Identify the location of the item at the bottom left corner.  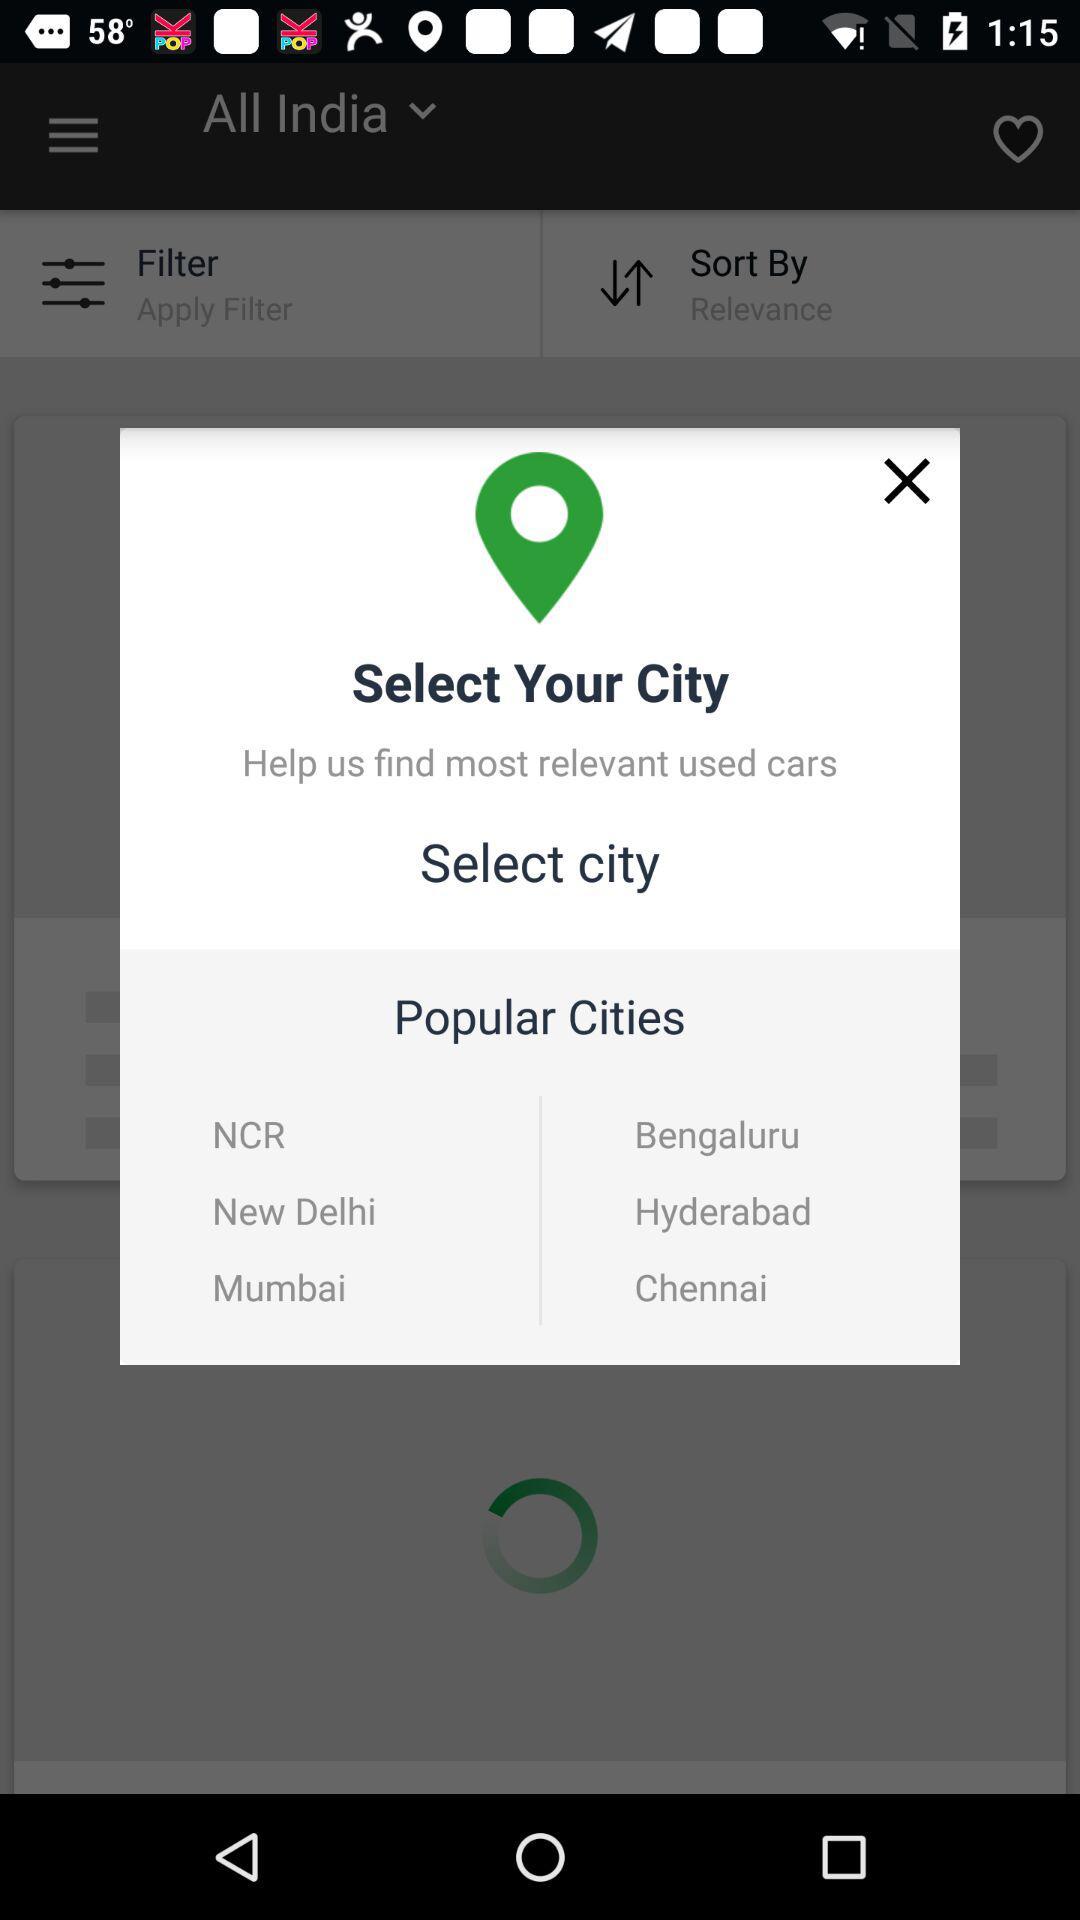
(279, 1286).